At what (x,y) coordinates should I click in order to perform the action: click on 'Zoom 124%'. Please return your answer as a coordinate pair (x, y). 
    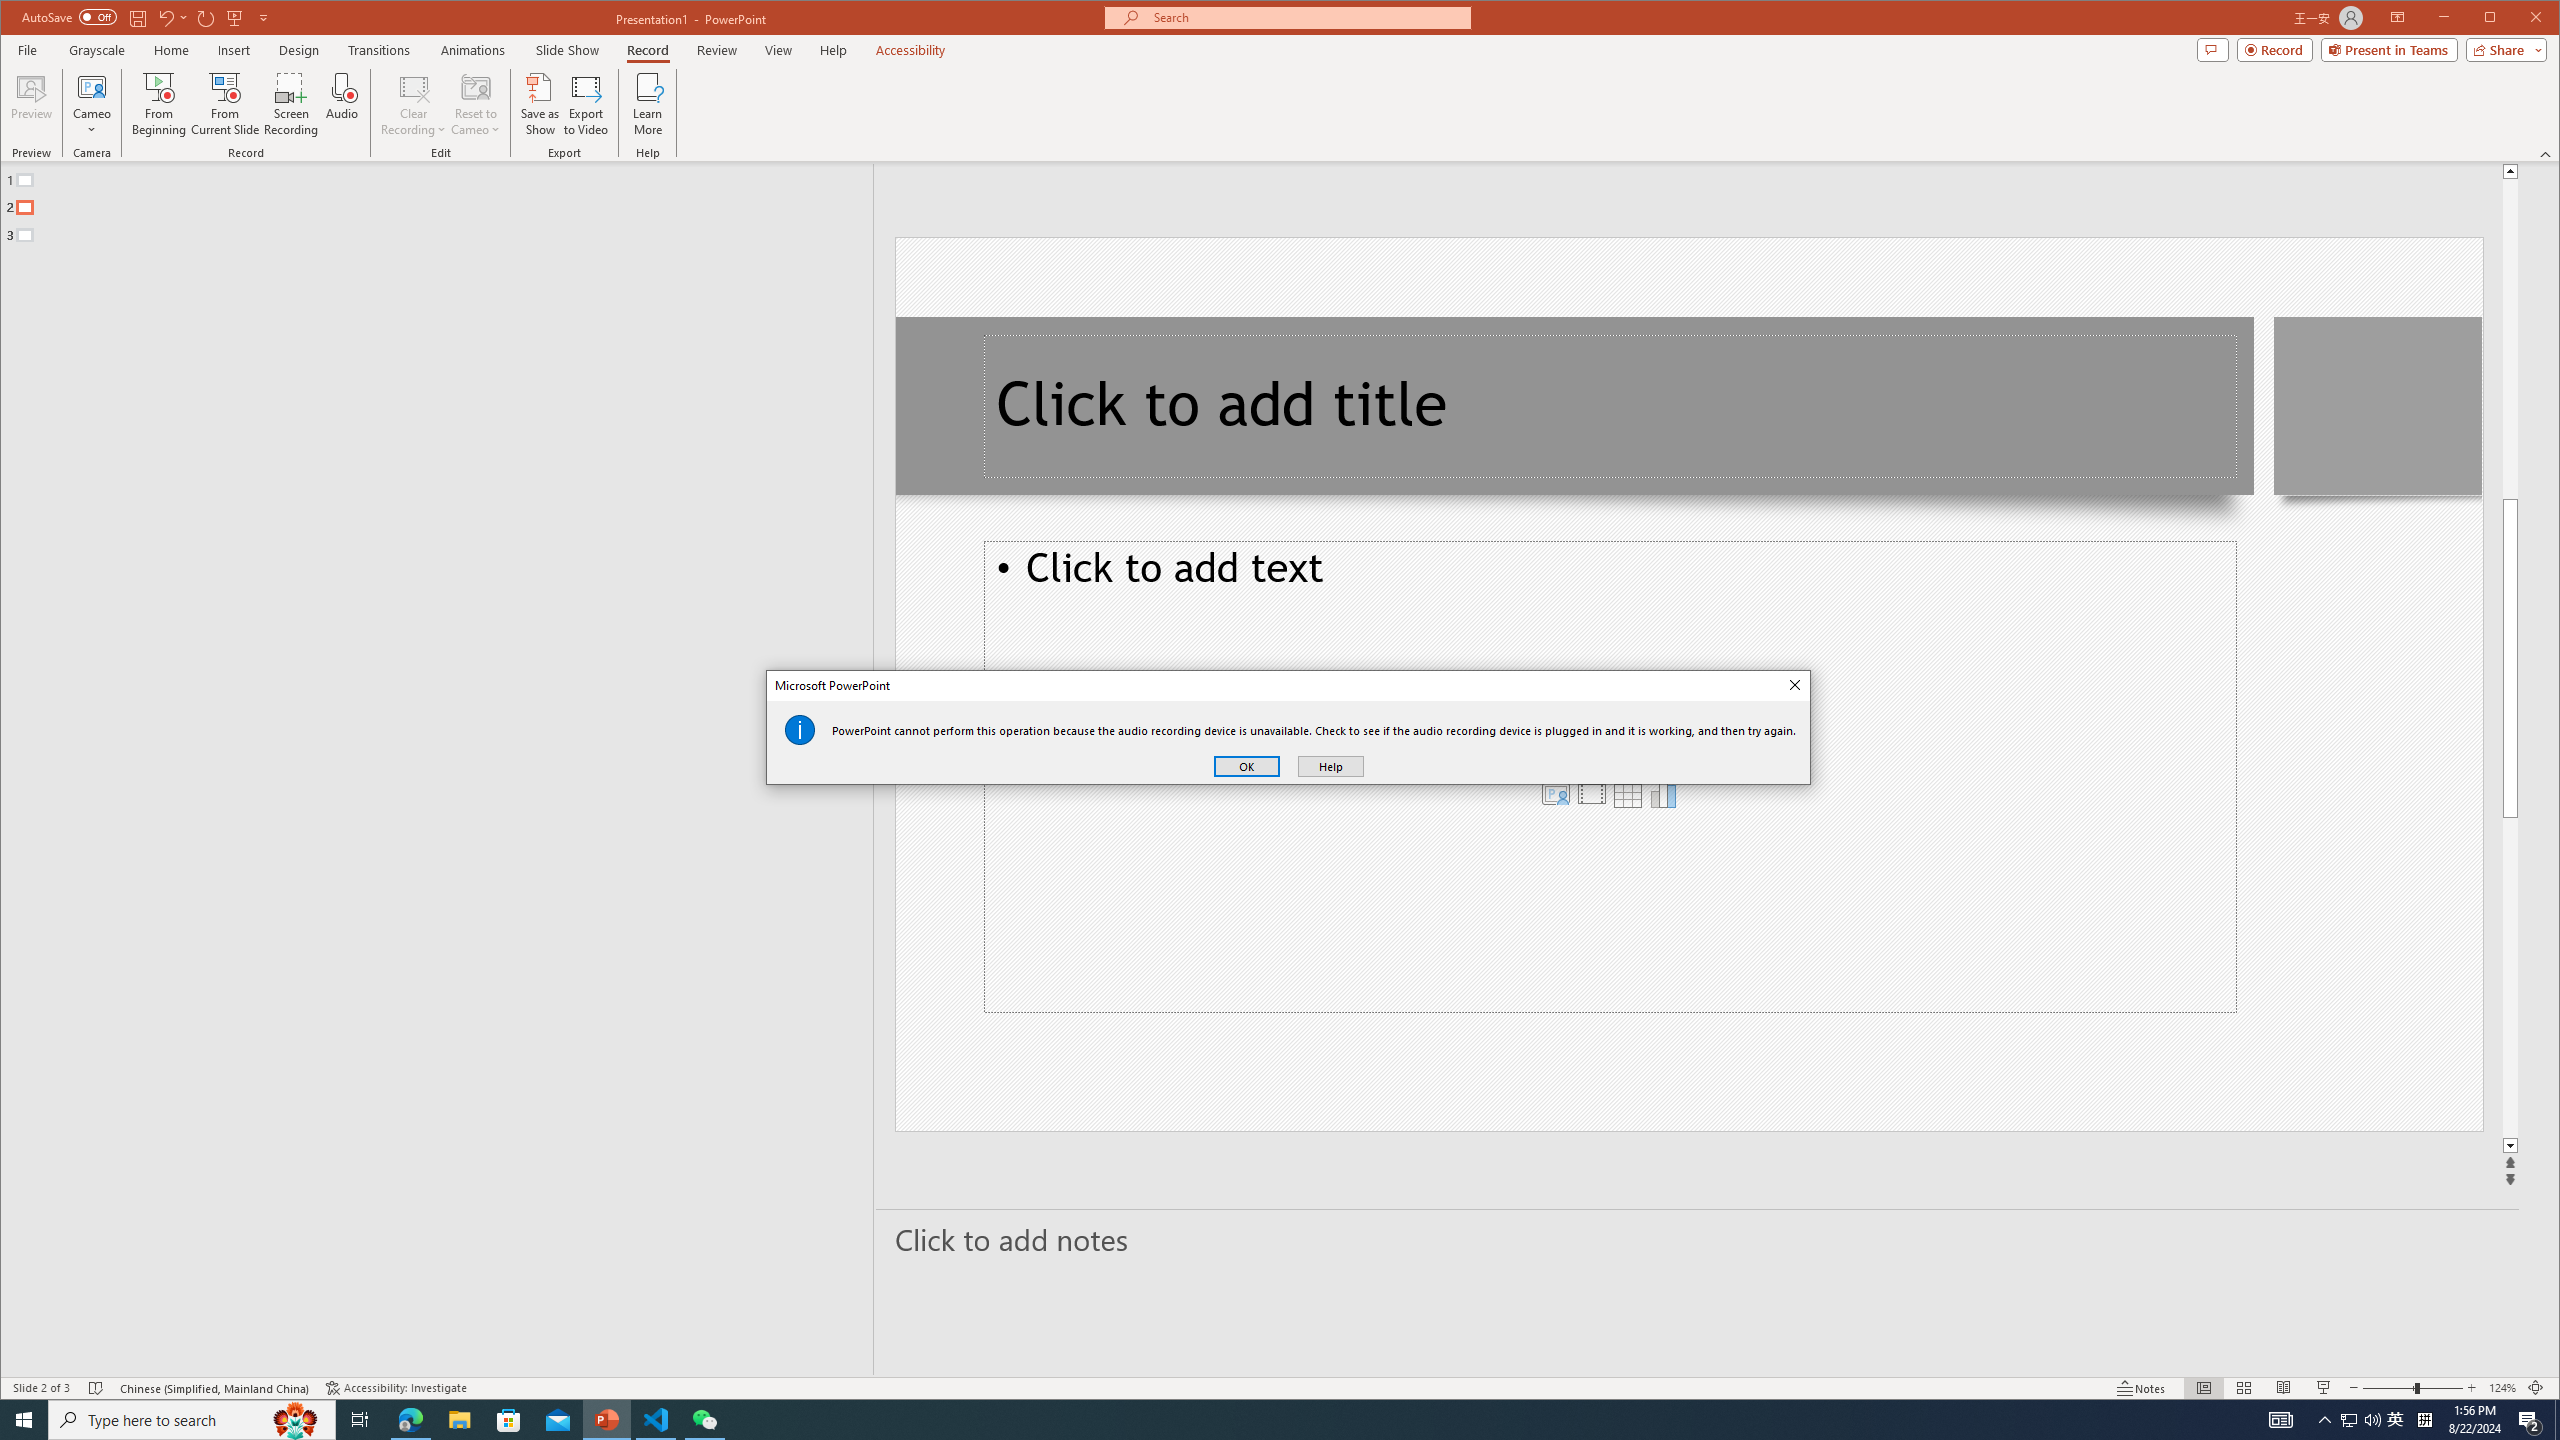
    Looking at the image, I should click on (2502, 1387).